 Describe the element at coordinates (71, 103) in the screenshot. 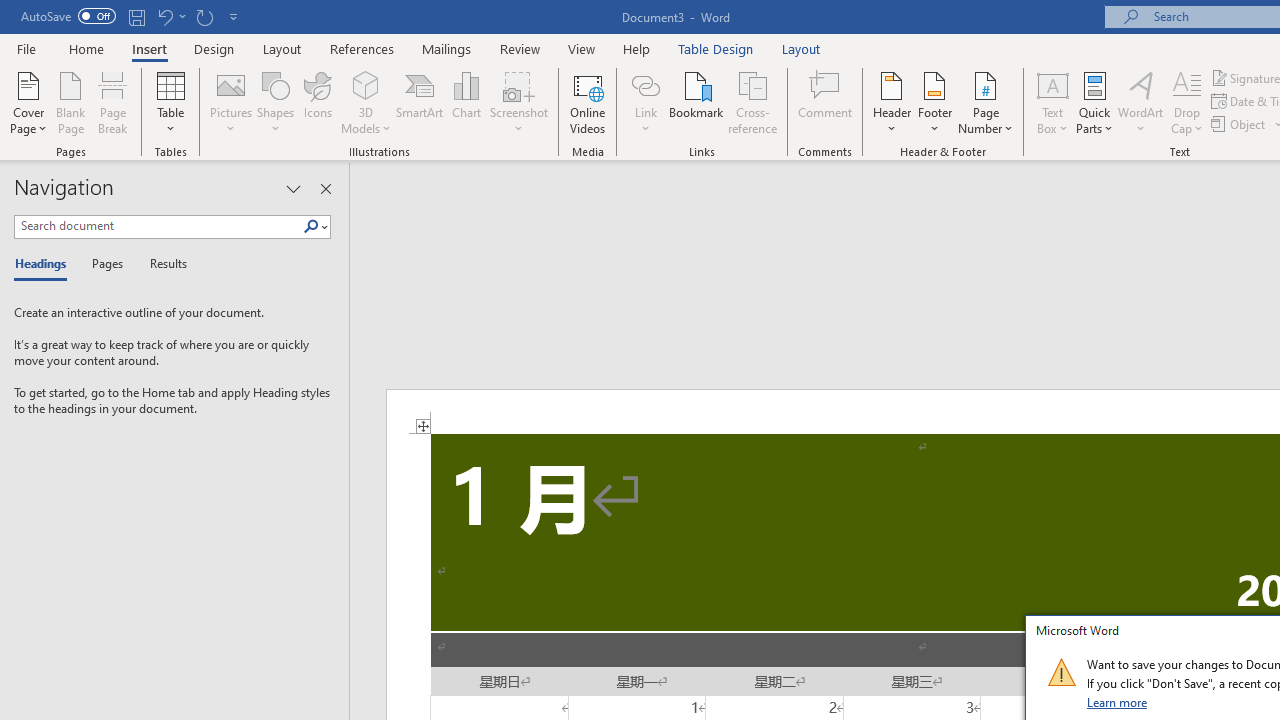

I see `'Blank Page'` at that location.